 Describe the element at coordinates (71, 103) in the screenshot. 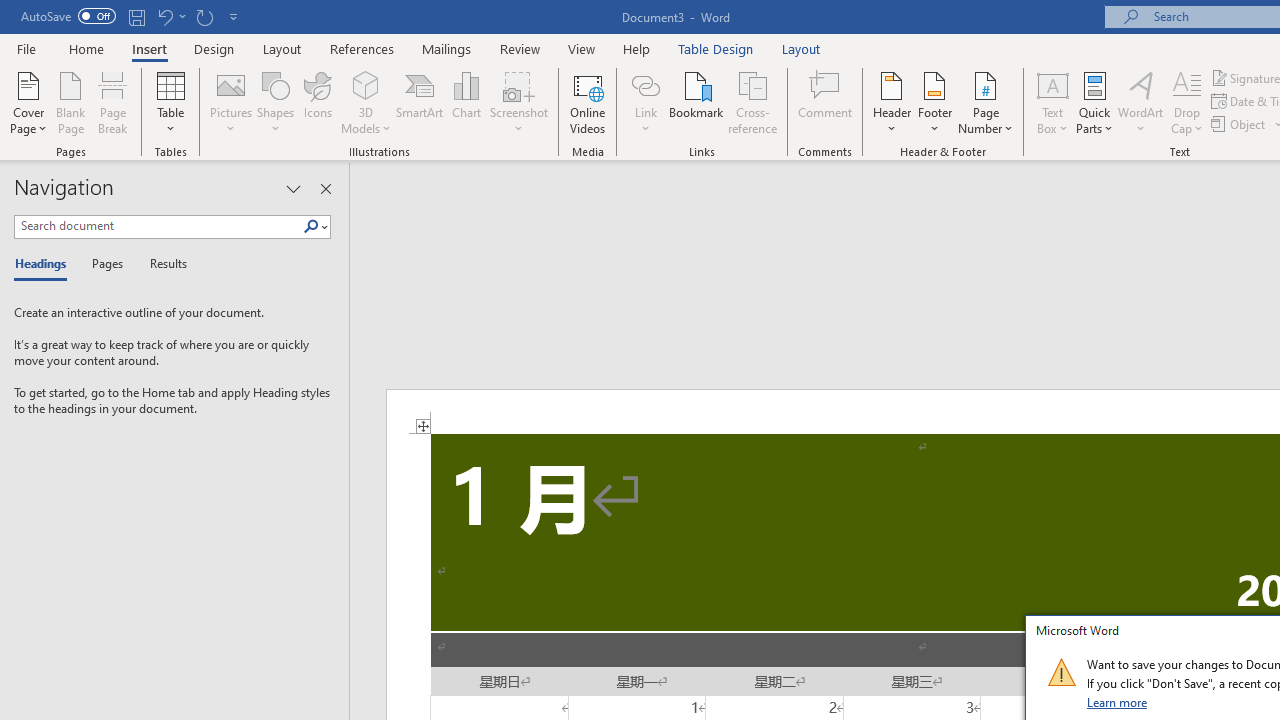

I see `'Blank Page'` at that location.